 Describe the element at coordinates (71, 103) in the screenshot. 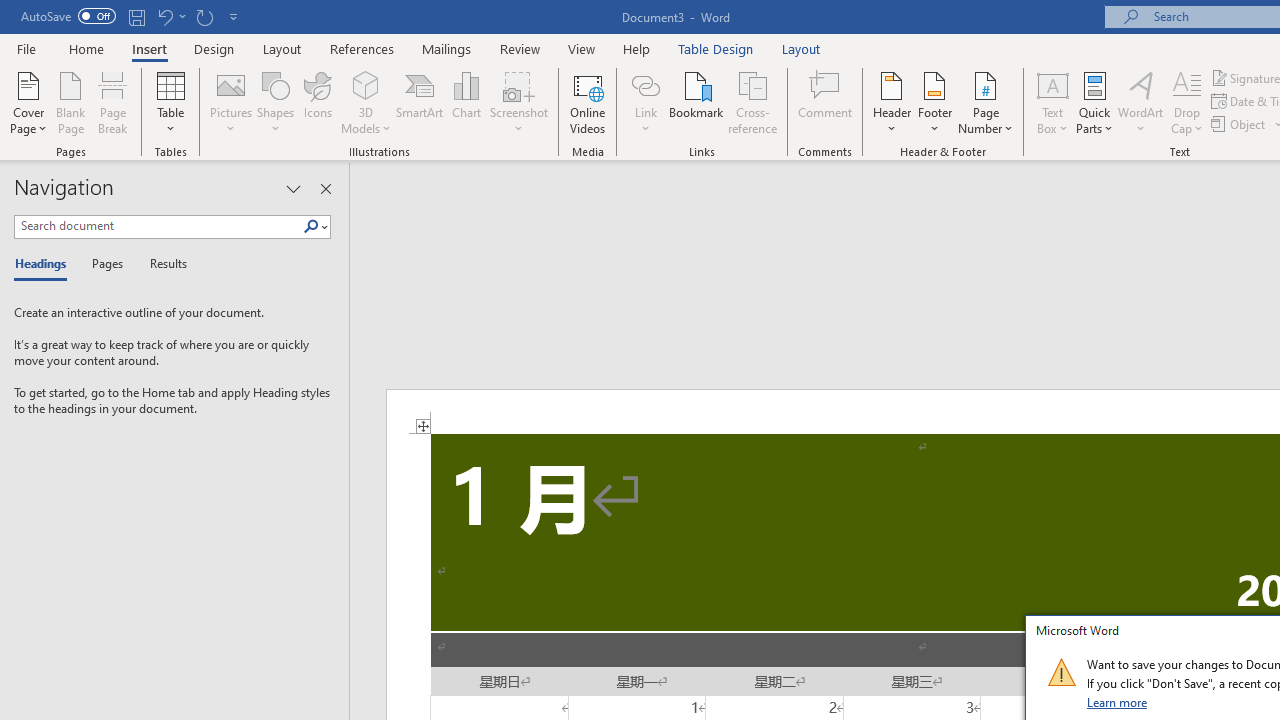

I see `'Blank Page'` at that location.